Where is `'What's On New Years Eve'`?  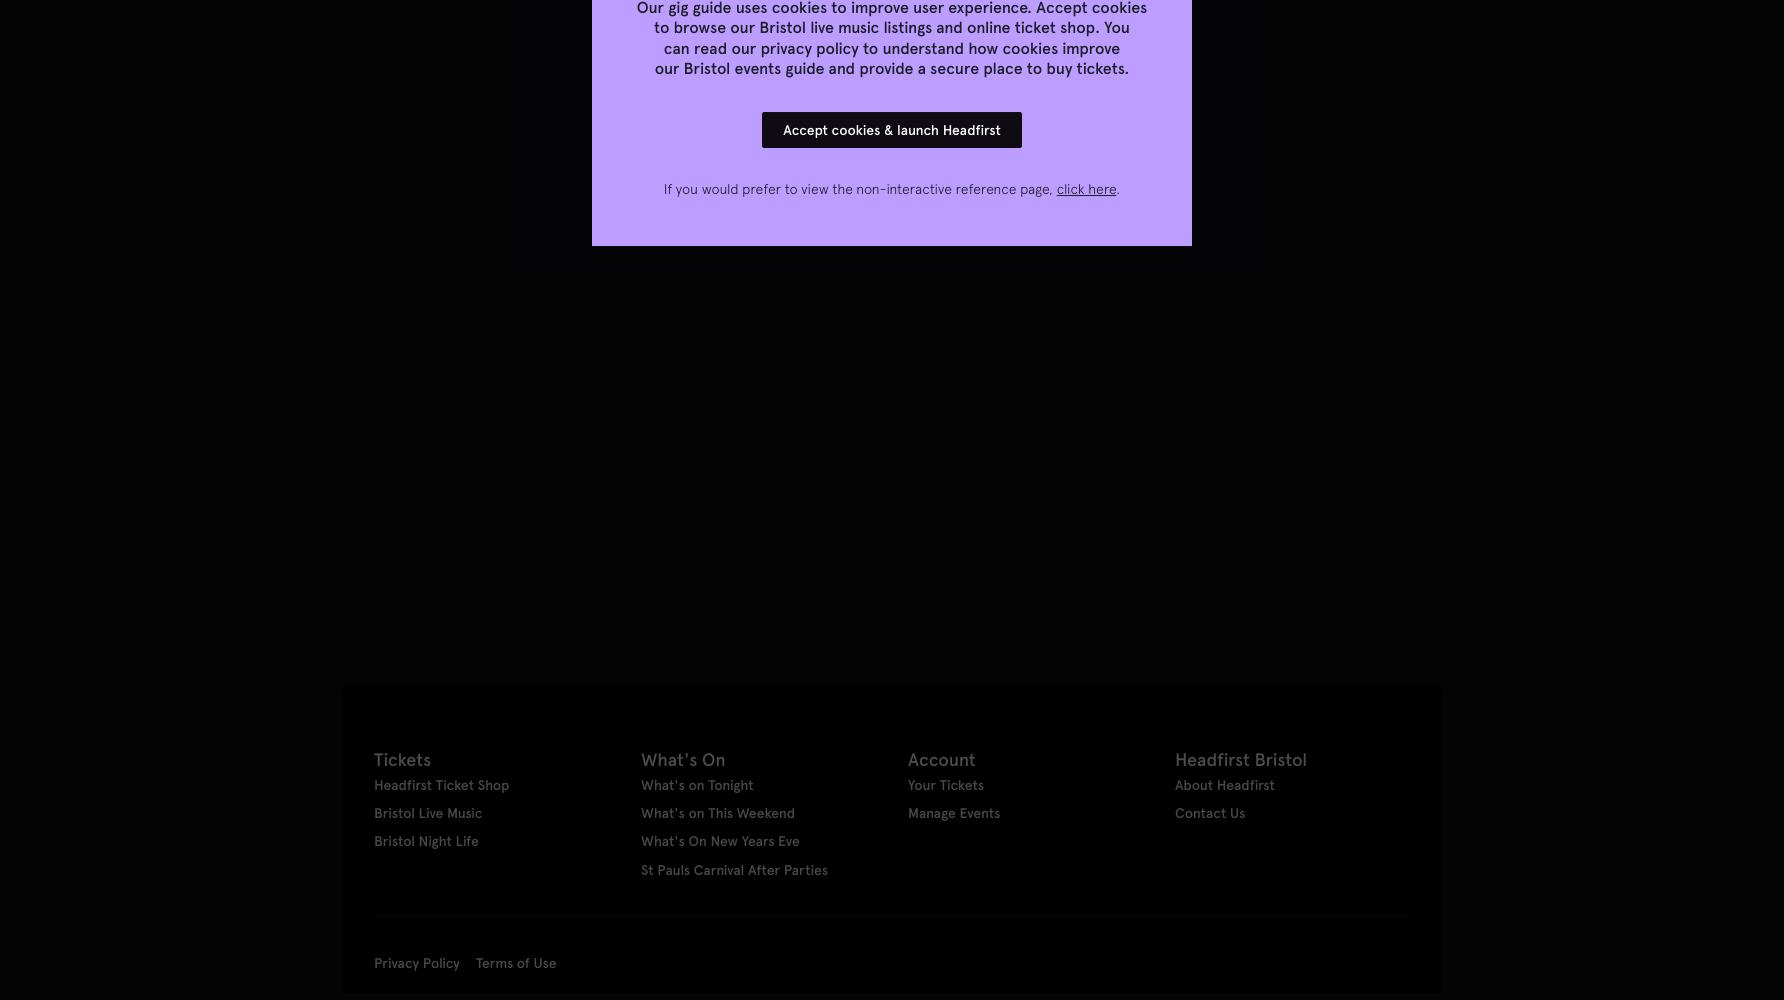
'What's On New Years Eve' is located at coordinates (720, 840).